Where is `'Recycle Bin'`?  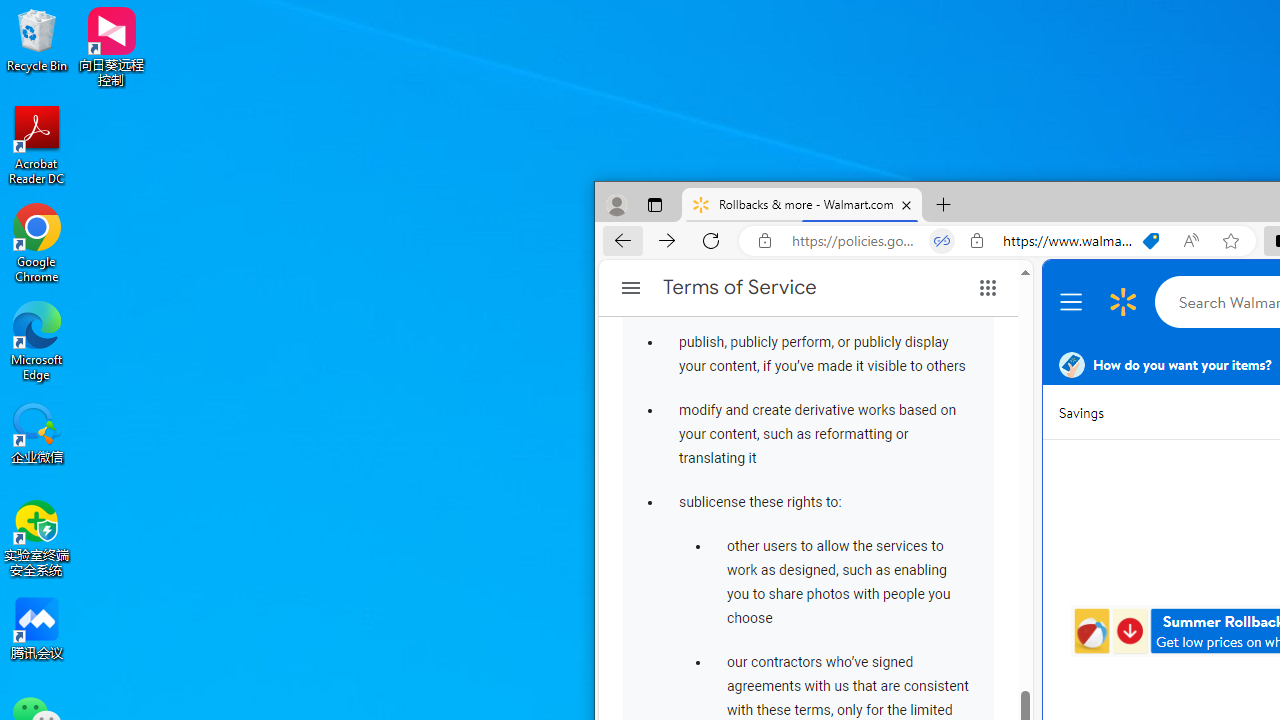 'Recycle Bin' is located at coordinates (37, 39).